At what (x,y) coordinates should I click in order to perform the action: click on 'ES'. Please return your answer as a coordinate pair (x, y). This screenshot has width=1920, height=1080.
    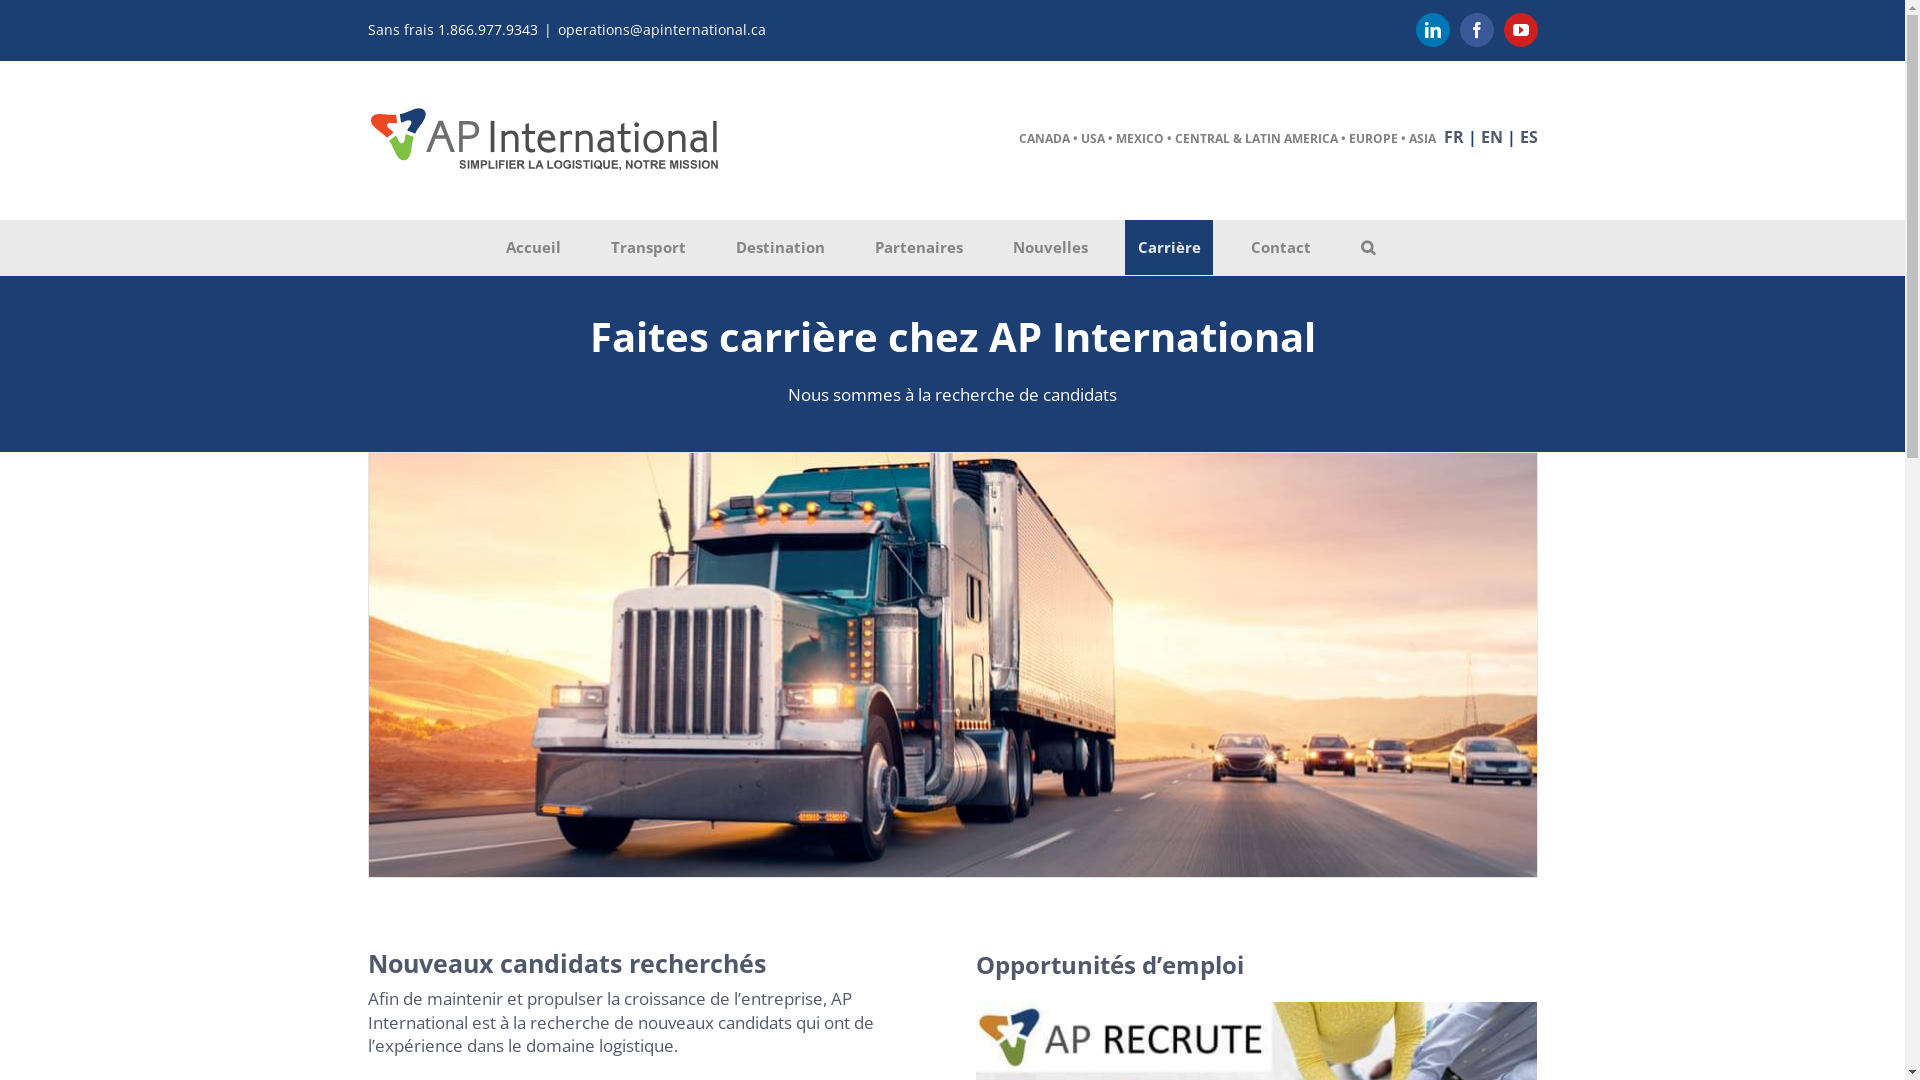
    Looking at the image, I should click on (1528, 136).